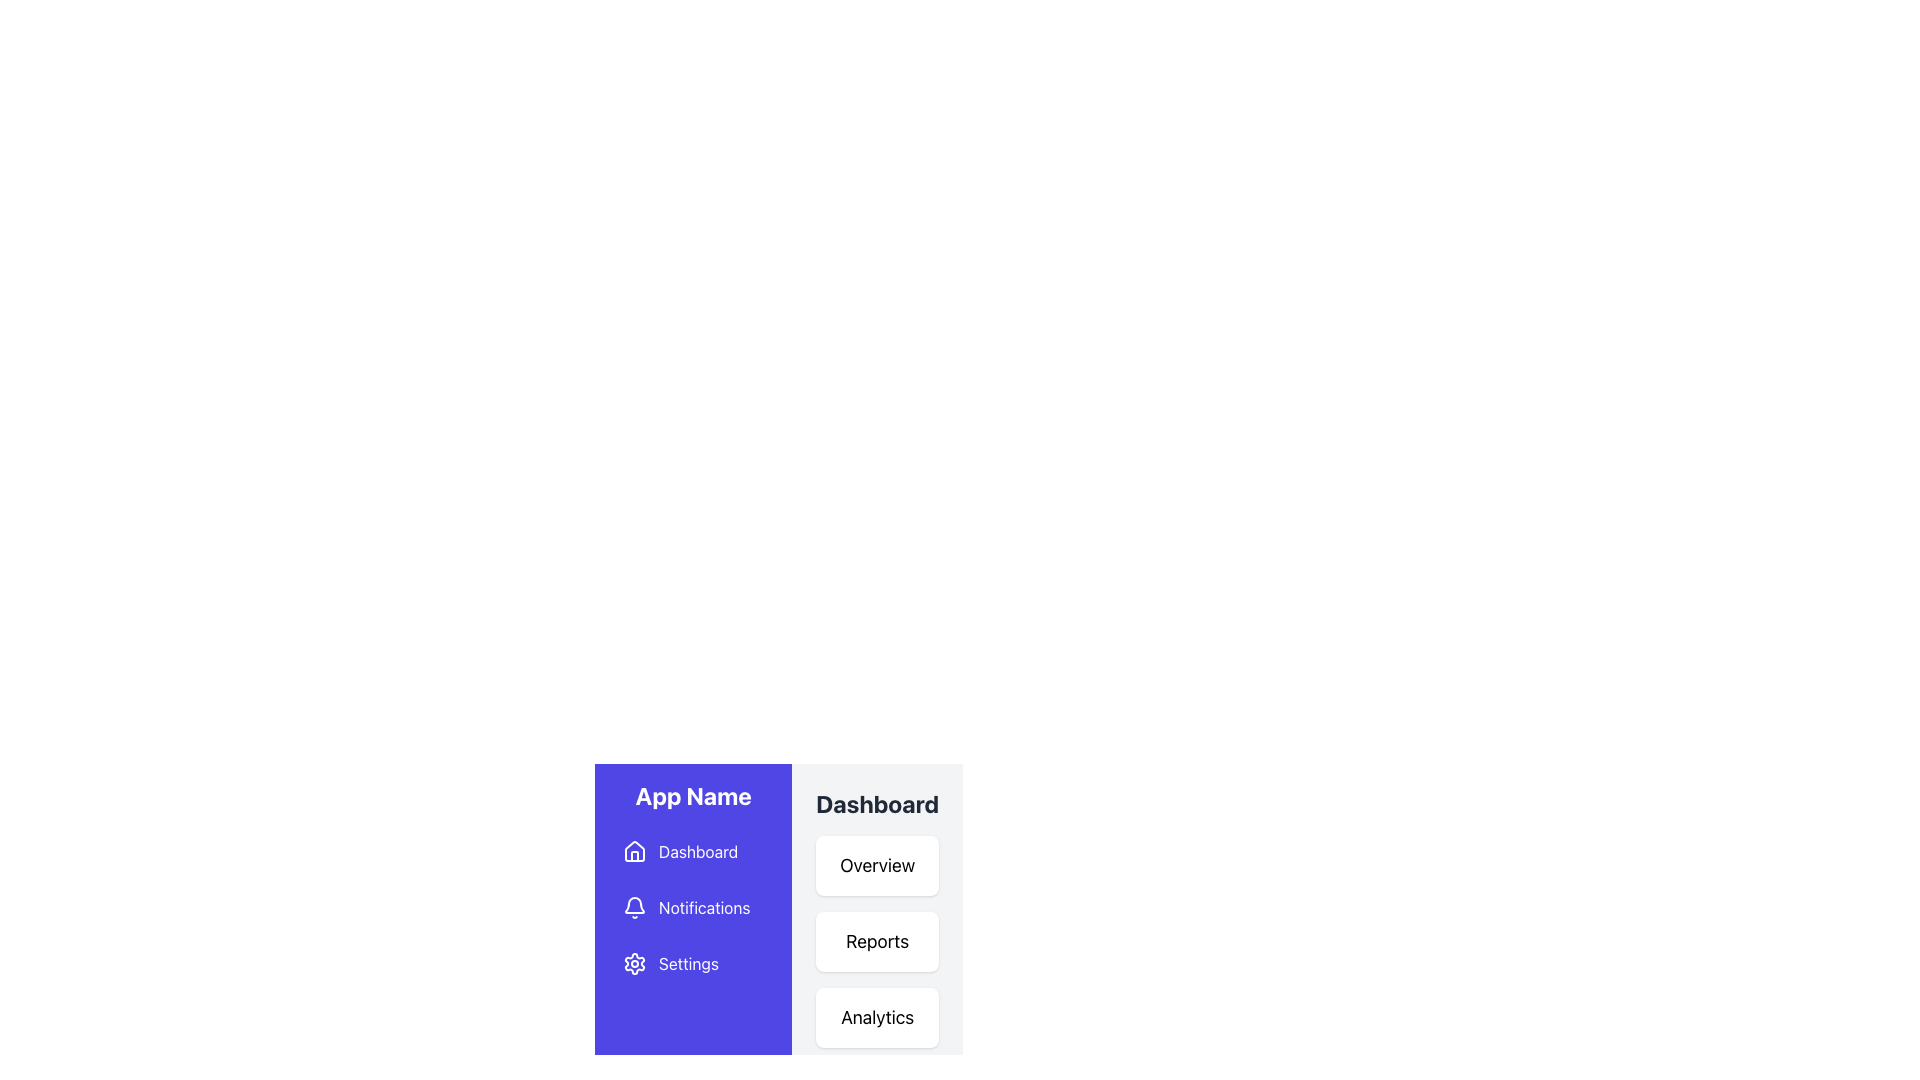  I want to click on the house-shaped icon representing the home or dashboard section, so click(633, 851).